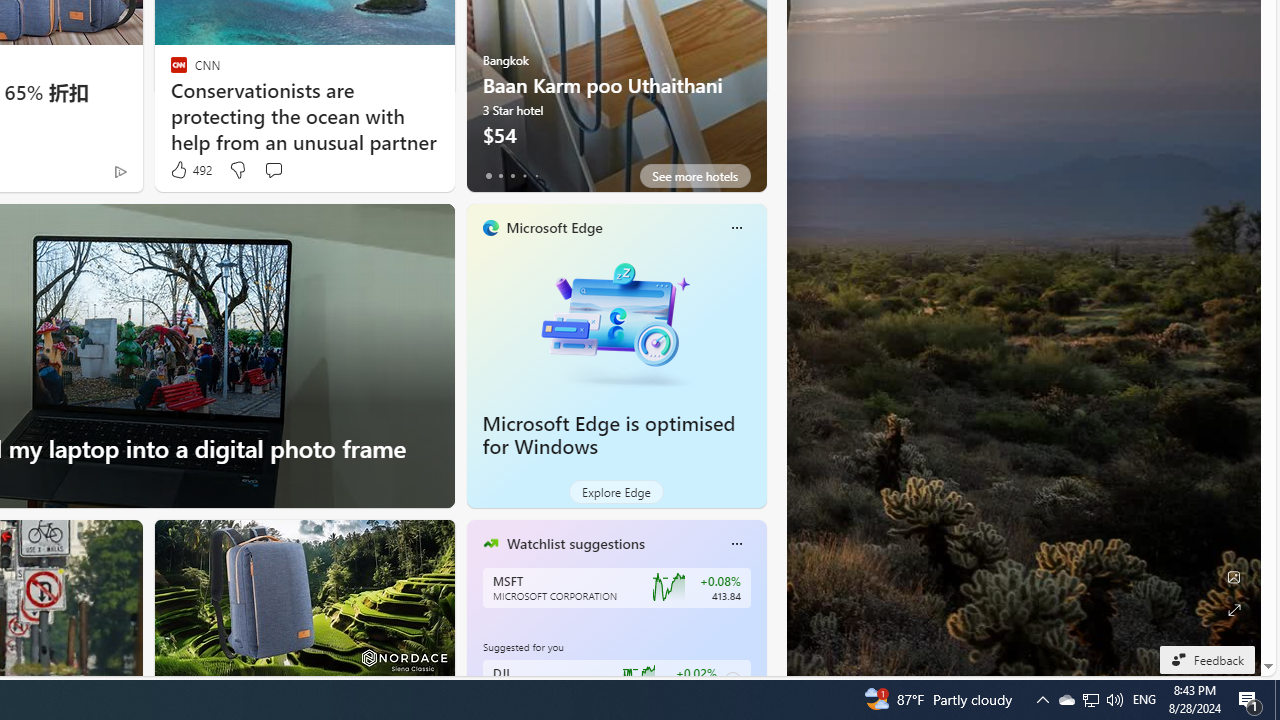 Image resolution: width=1280 pixels, height=720 pixels. Describe the element at coordinates (735, 543) in the screenshot. I see `'Class: icon-img'` at that location.